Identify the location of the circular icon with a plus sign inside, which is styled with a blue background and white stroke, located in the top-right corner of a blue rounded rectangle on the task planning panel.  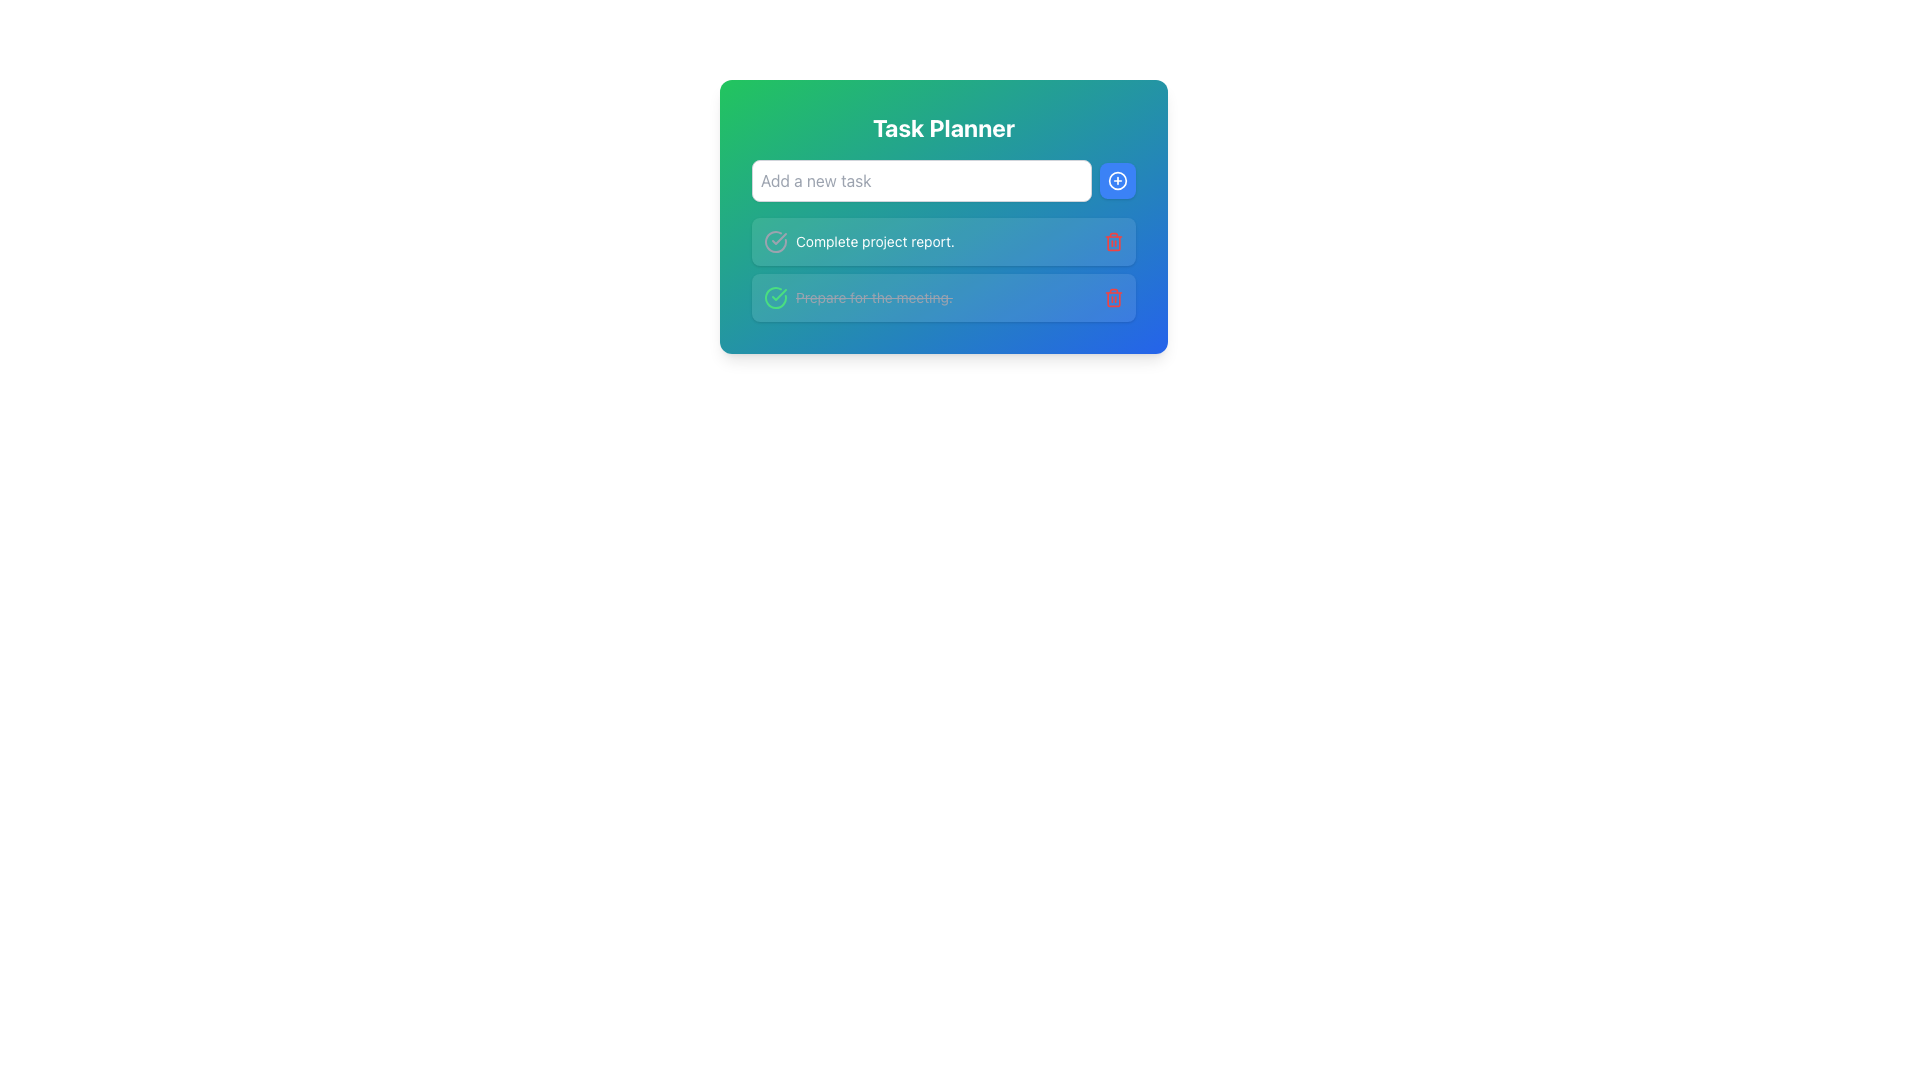
(1117, 181).